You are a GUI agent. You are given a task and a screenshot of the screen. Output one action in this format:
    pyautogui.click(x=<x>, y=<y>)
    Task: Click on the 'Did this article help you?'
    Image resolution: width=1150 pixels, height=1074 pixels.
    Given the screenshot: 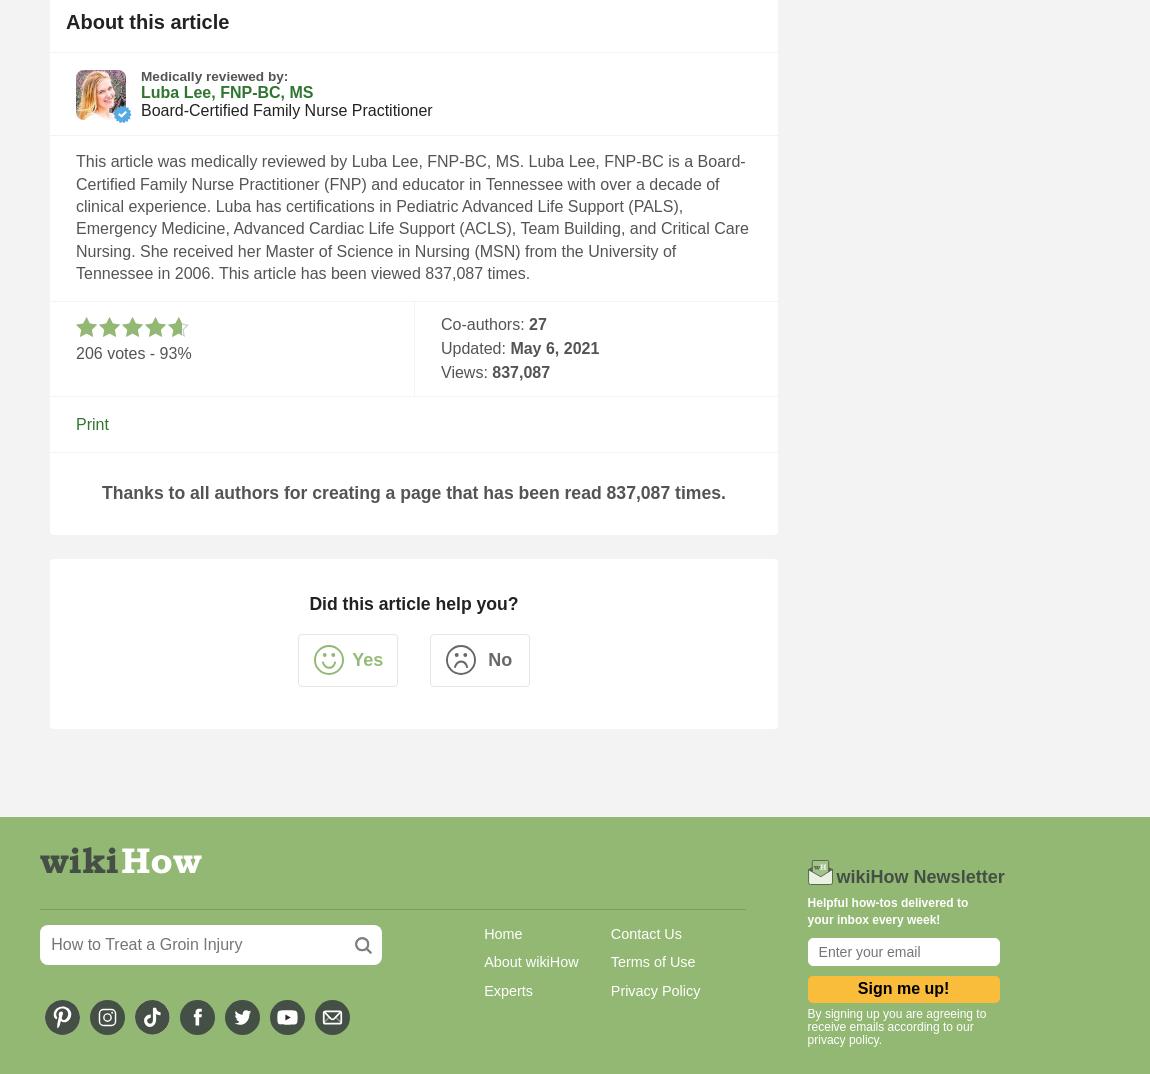 What is the action you would take?
    pyautogui.click(x=413, y=604)
    